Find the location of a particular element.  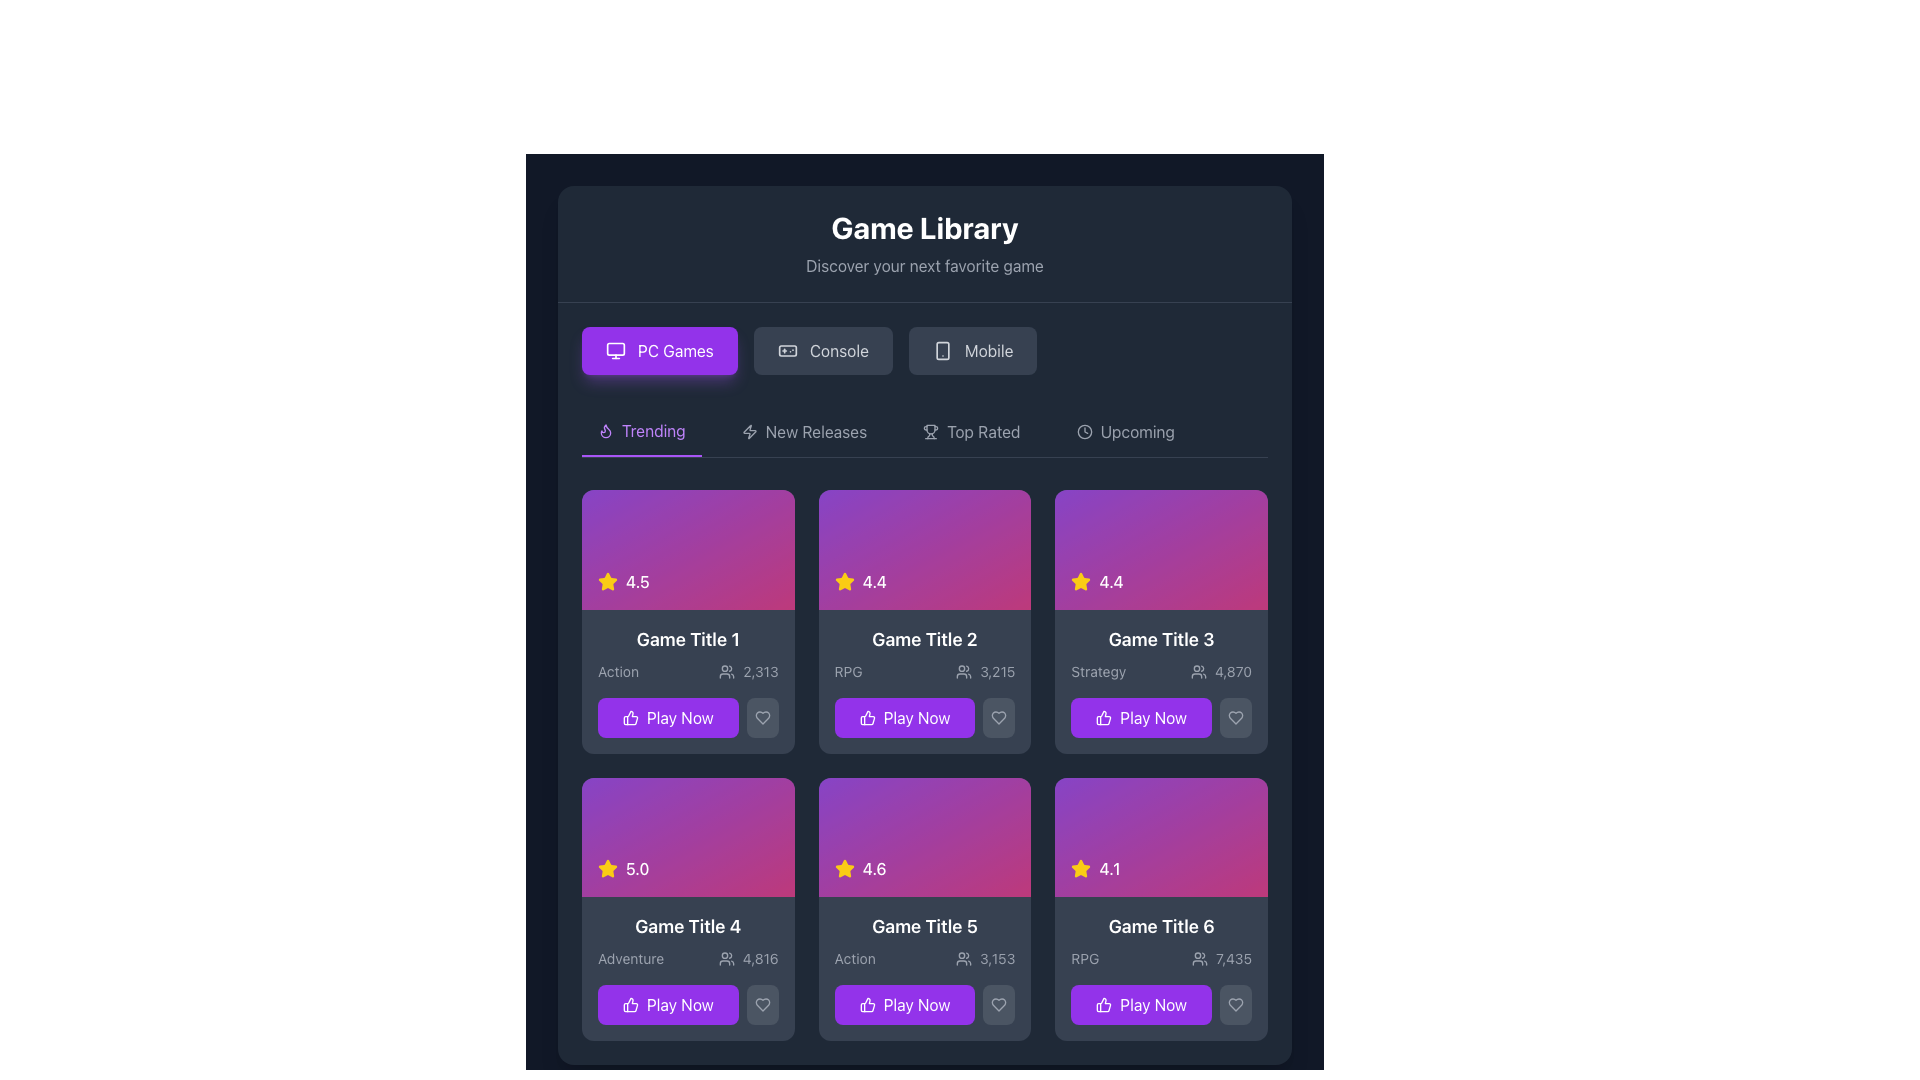

the 'Console' icon located in the segmented control beneath the 'Game Library' title is located at coordinates (786, 350).